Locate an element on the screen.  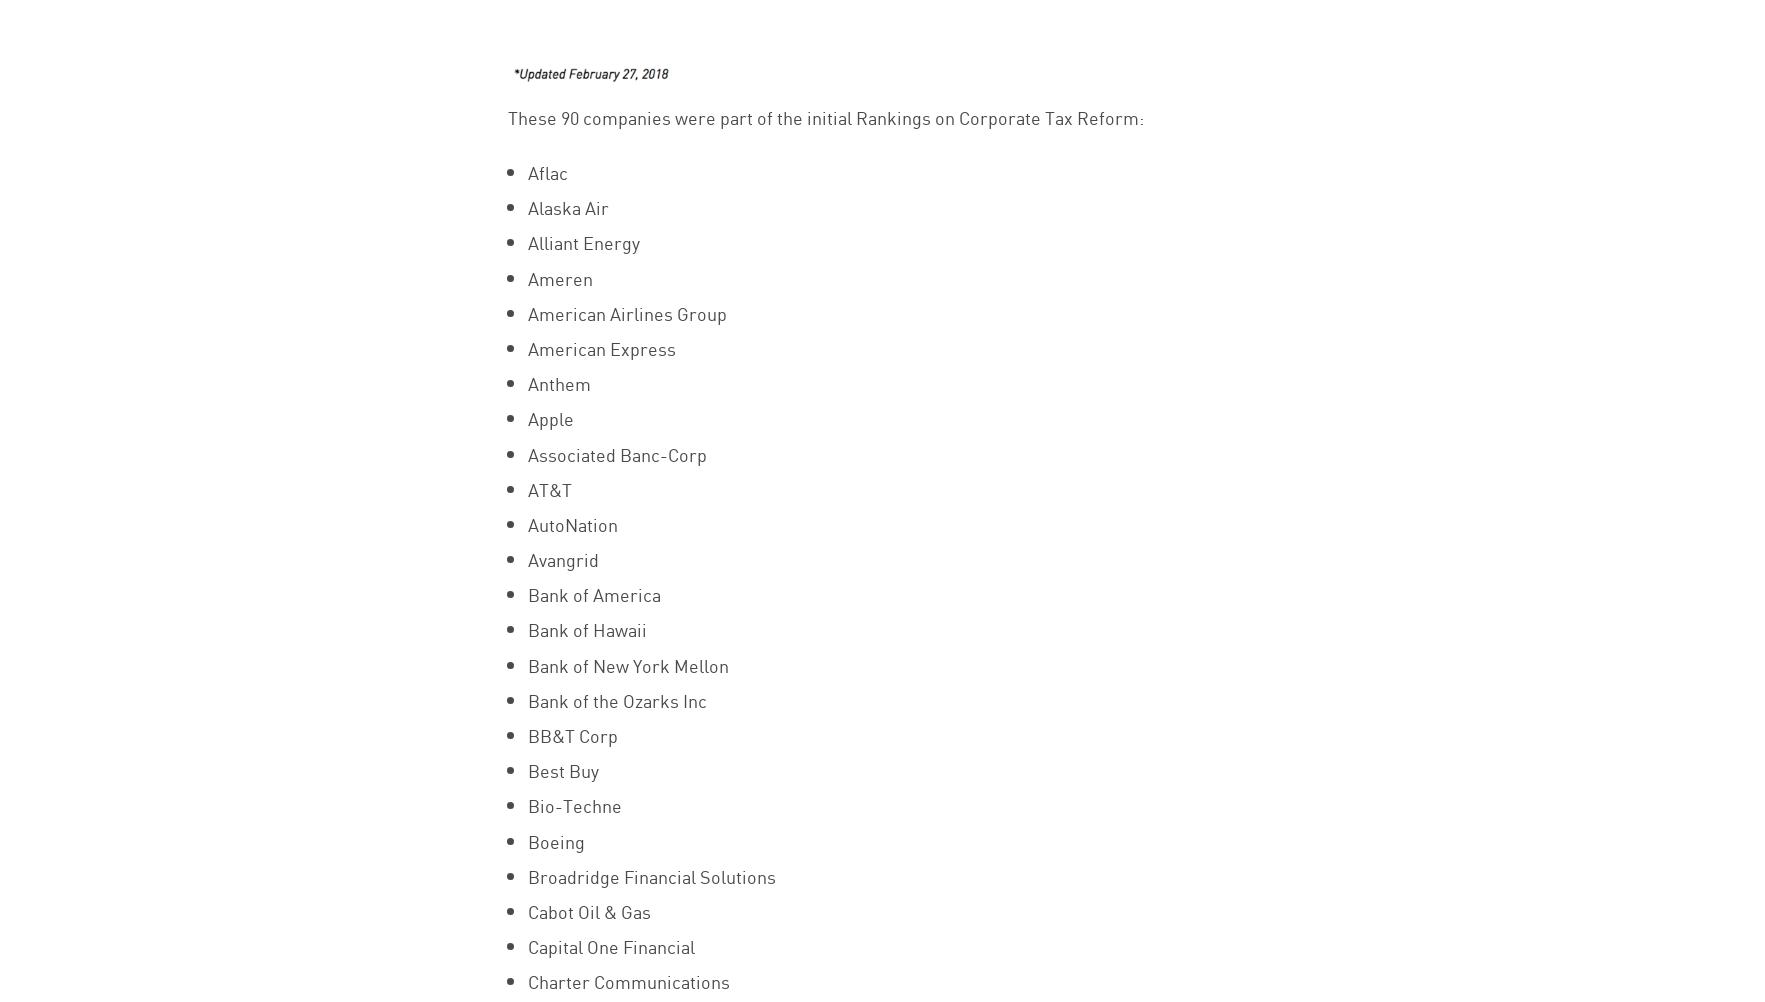
'Aflac' is located at coordinates (545, 172).